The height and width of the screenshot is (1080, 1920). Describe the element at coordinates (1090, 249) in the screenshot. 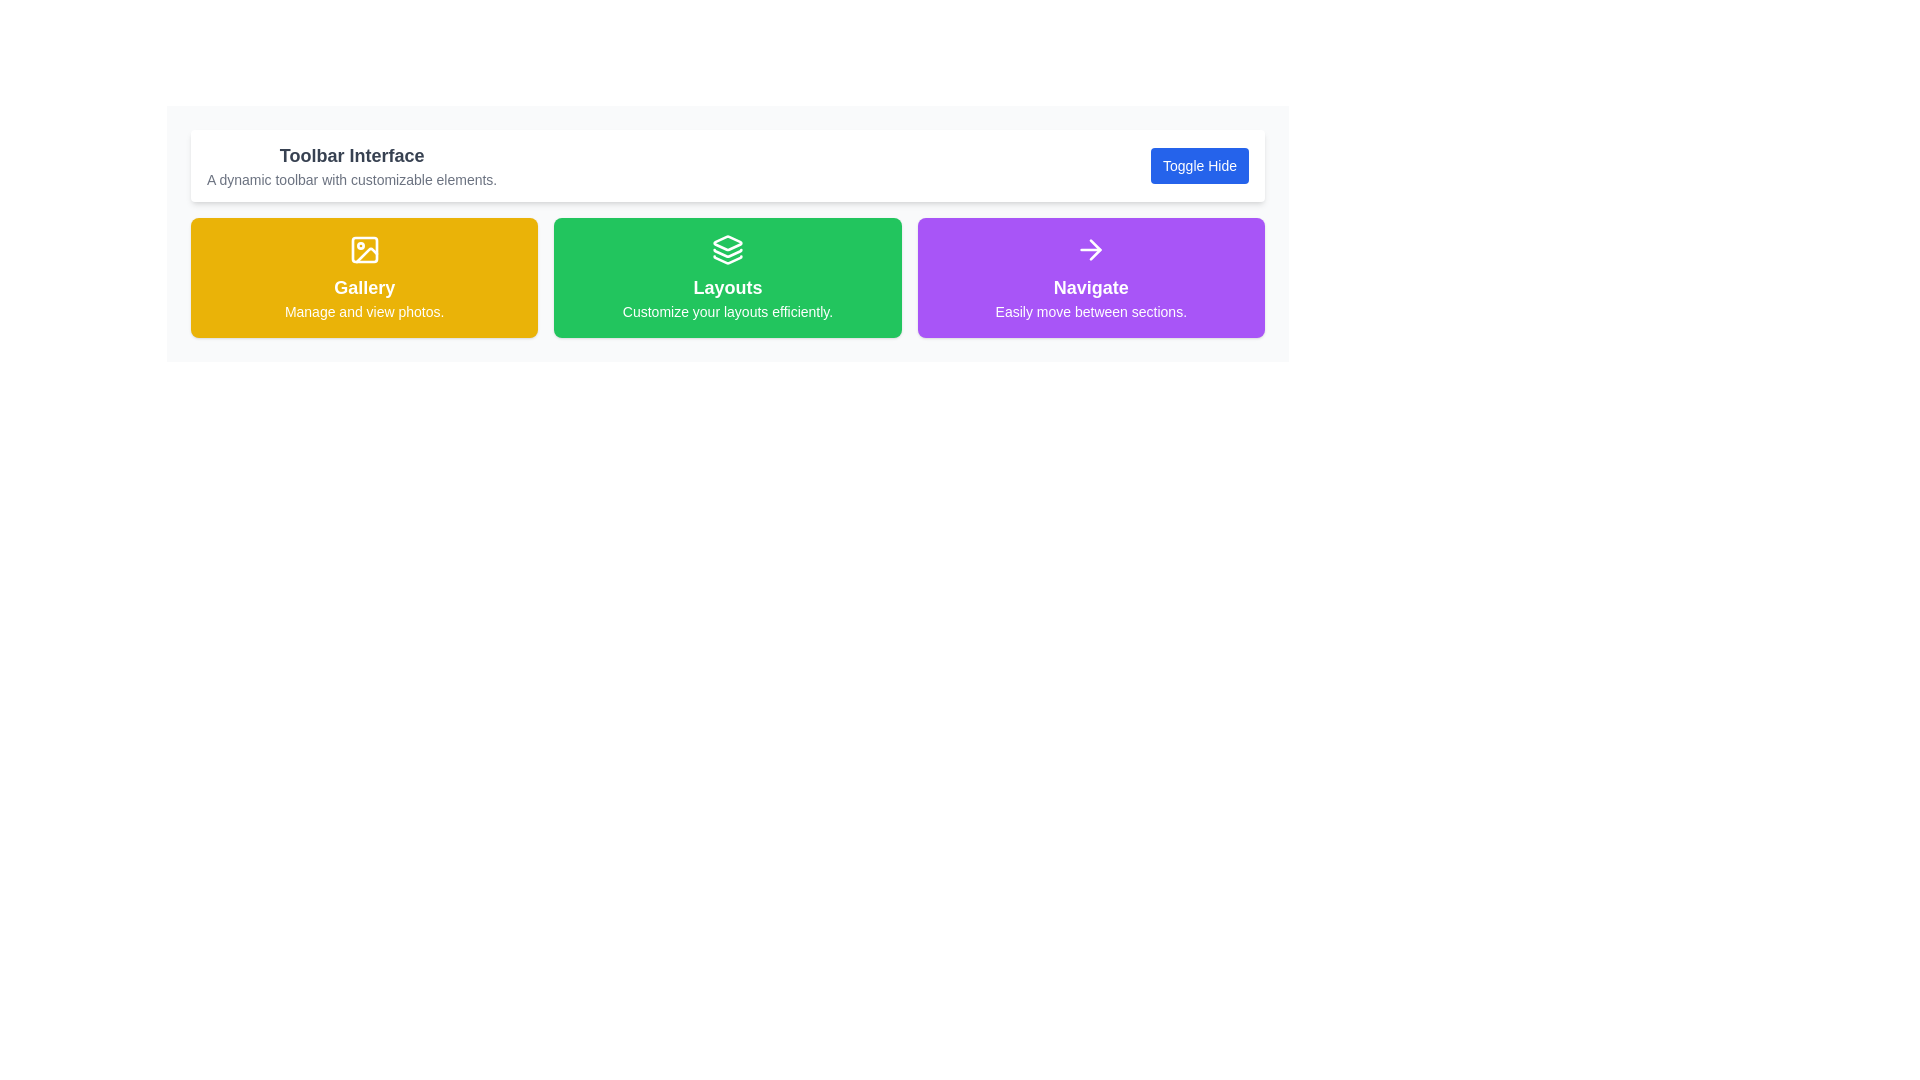

I see `the right-facing arrow icon within the purple 'Navigate' card, located above the text 'Easily move between sections.' and below the card's title` at that location.